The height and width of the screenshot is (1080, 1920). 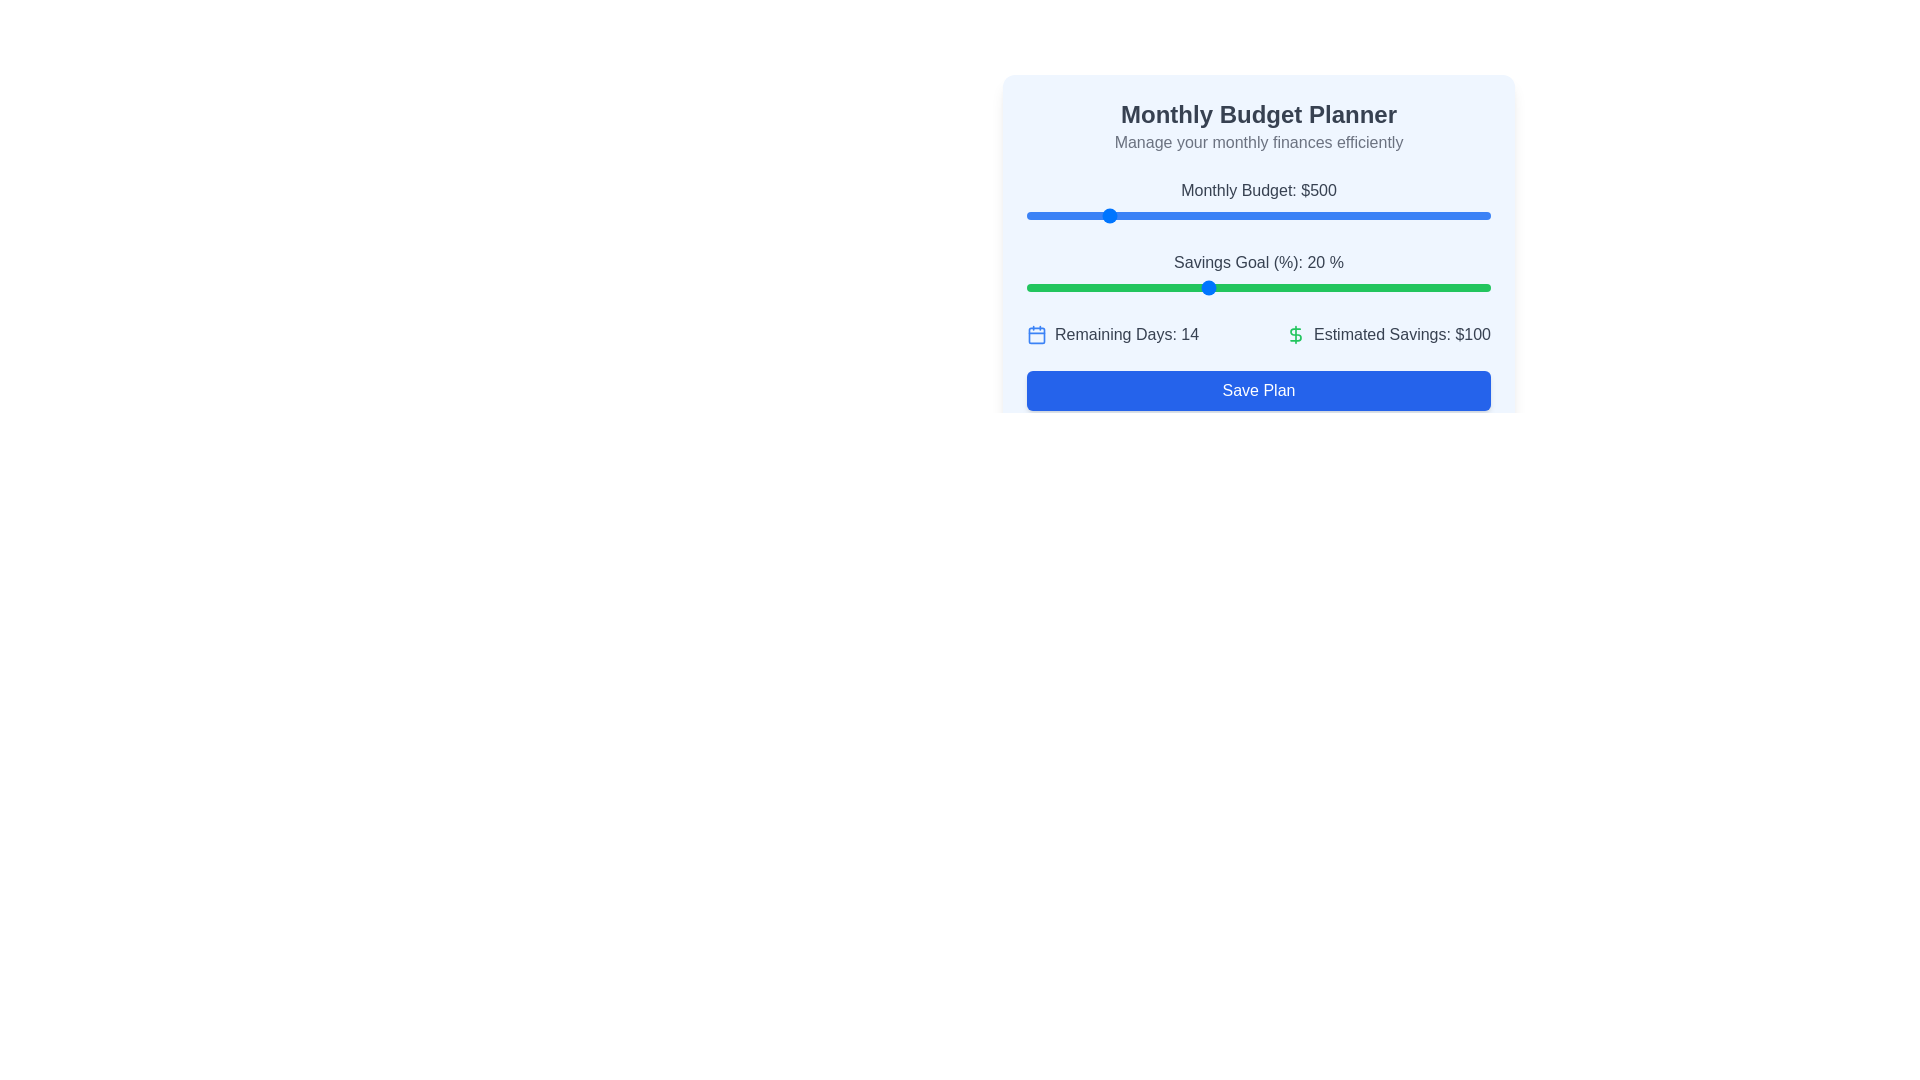 What do you see at coordinates (1257, 238) in the screenshot?
I see `the values displayed in the labels above the interactive range sliders for the monthly budget and savings goal percentages, located centrally below the 'Monthly Budget Planner' text and above the 'Remaining Days: 14' and 'Estimated Savings: $100' text` at bounding box center [1257, 238].